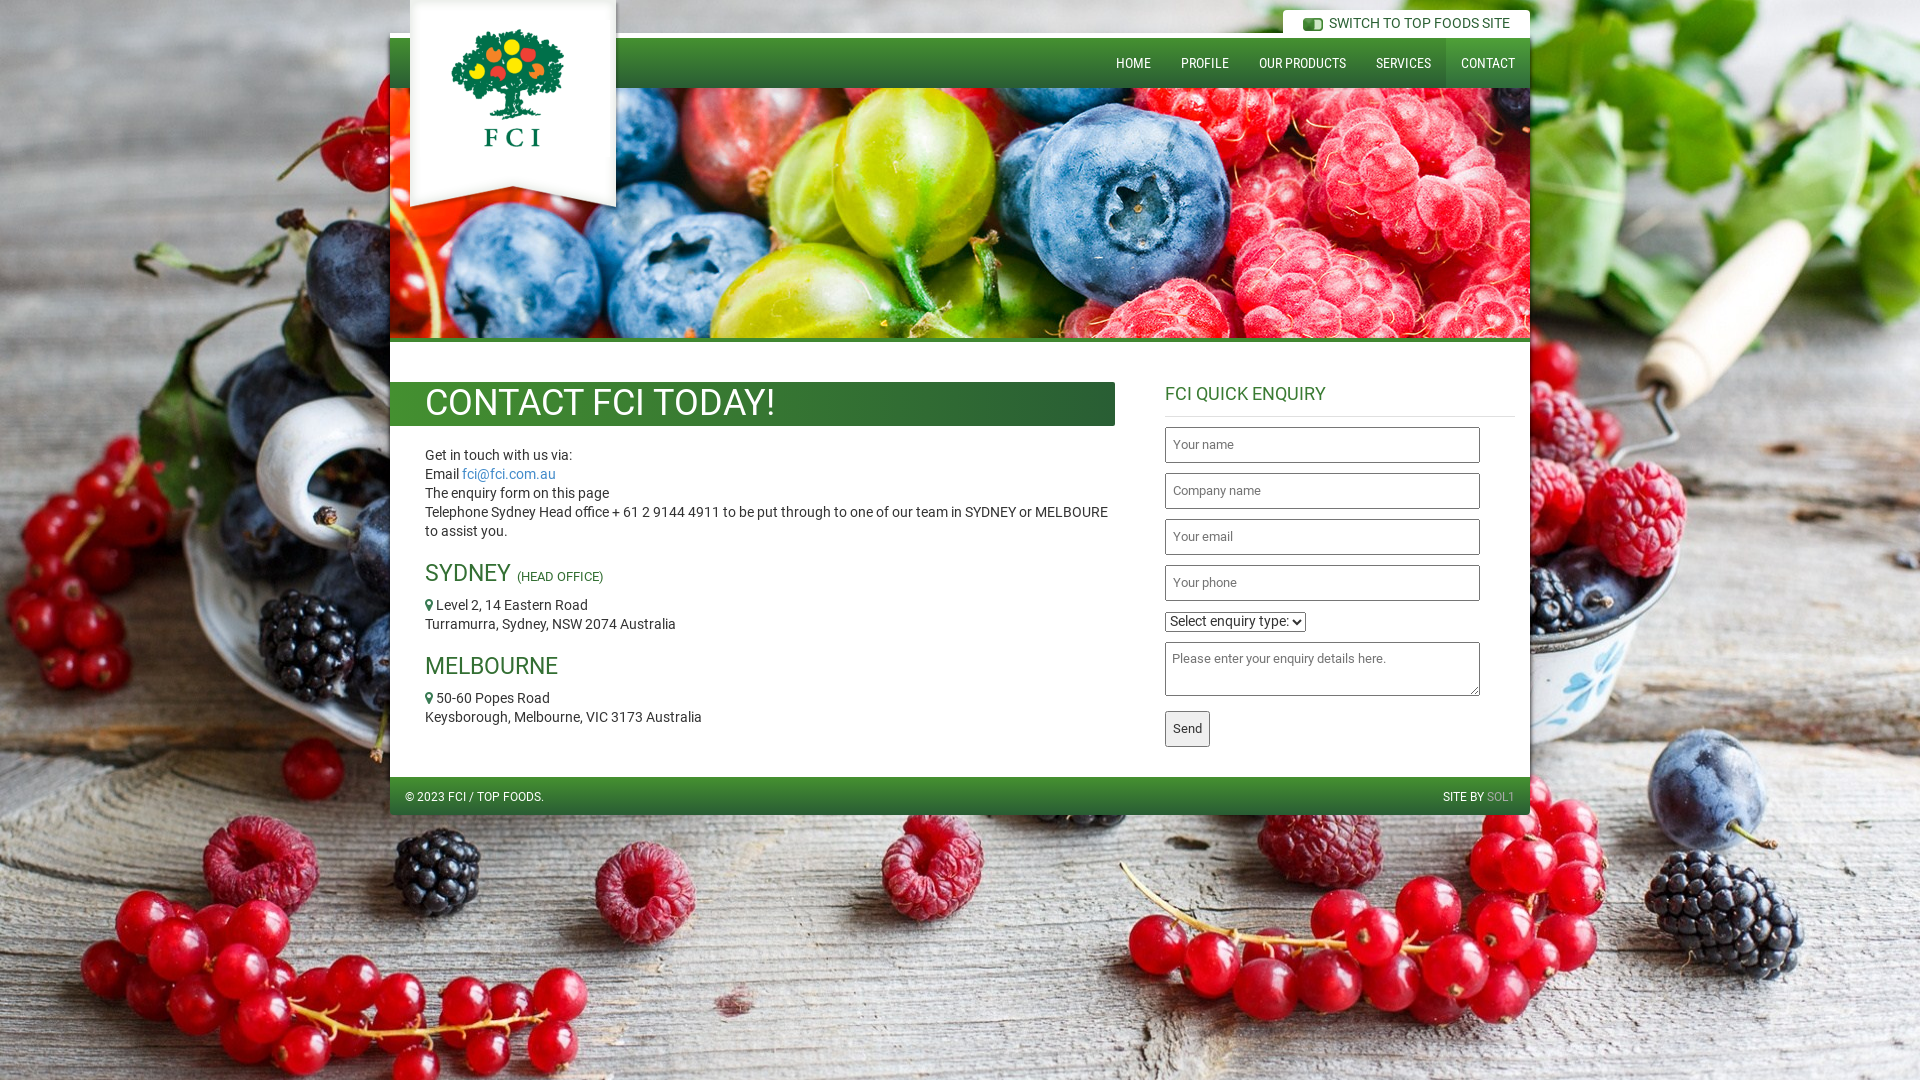  I want to click on 'HOME', so click(1133, 61).